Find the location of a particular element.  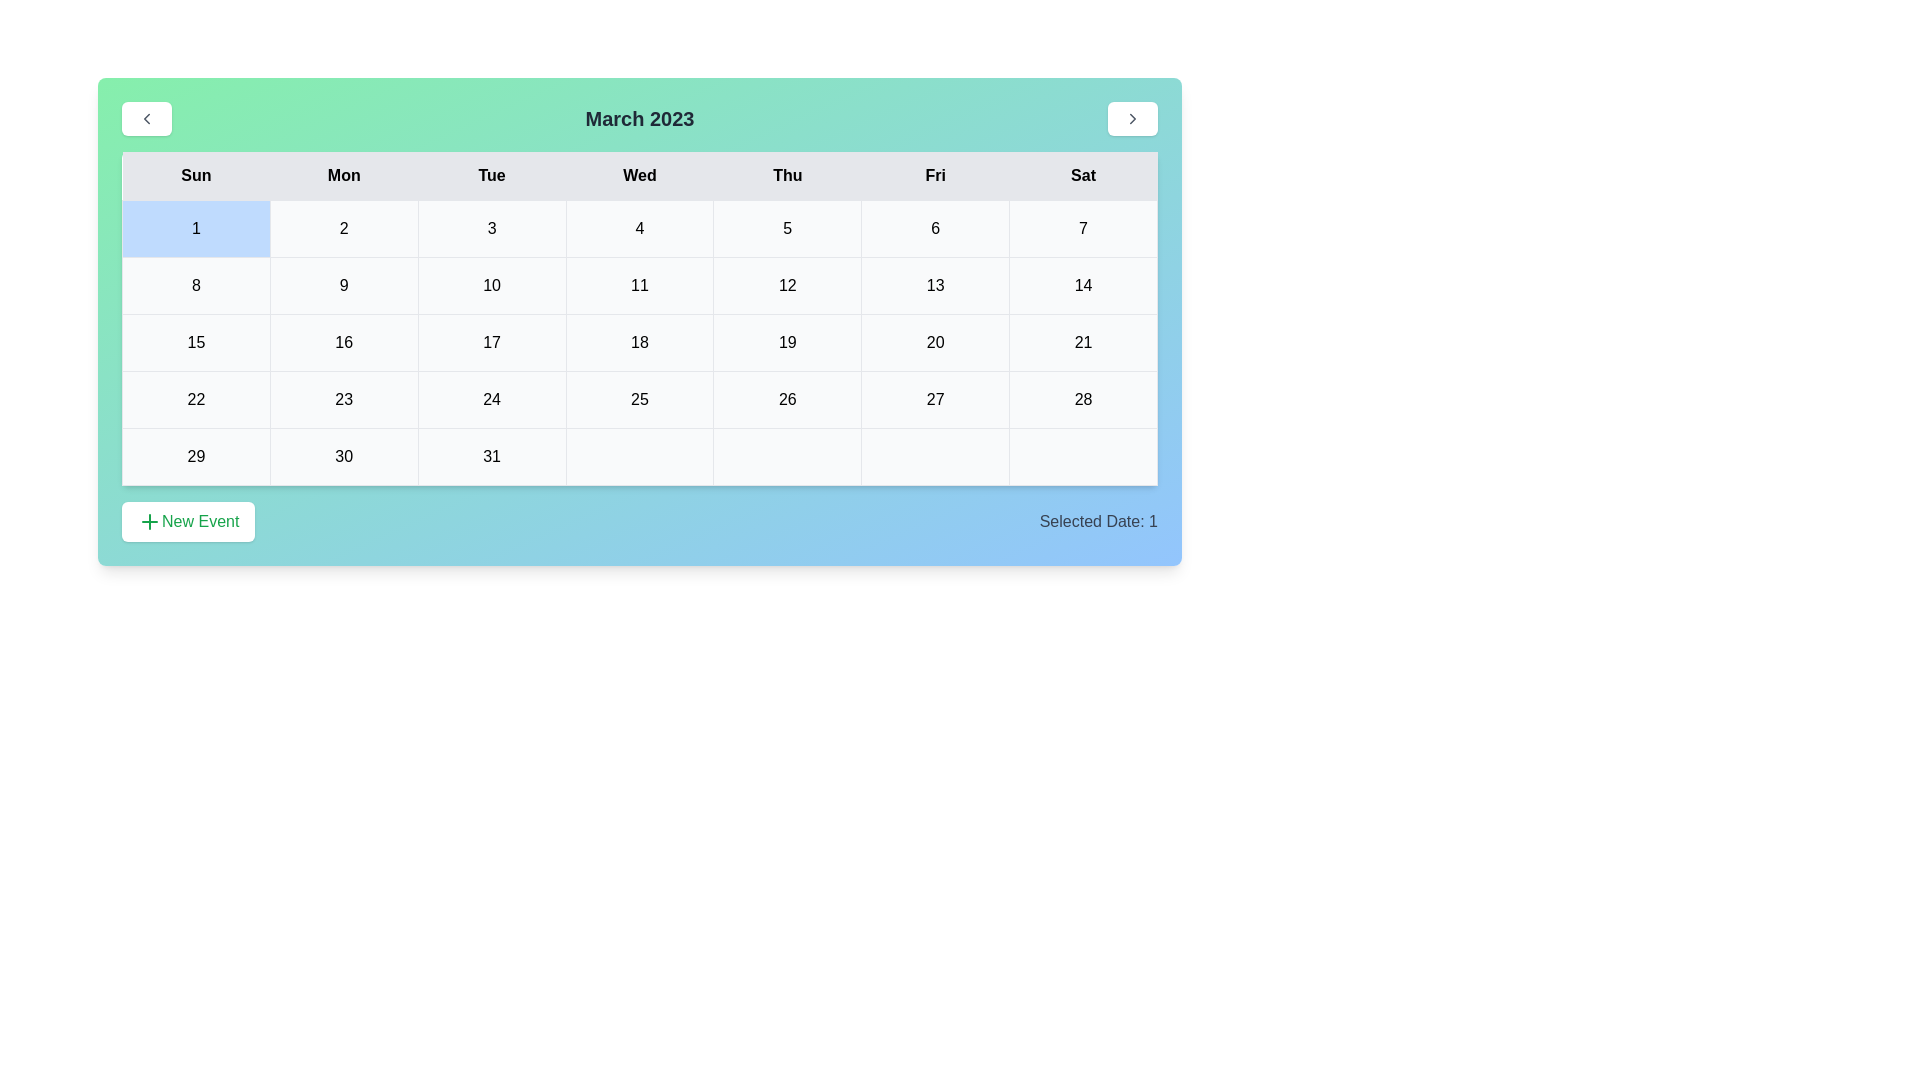

the cell representing the date 29 in the calendar is located at coordinates (196, 456).